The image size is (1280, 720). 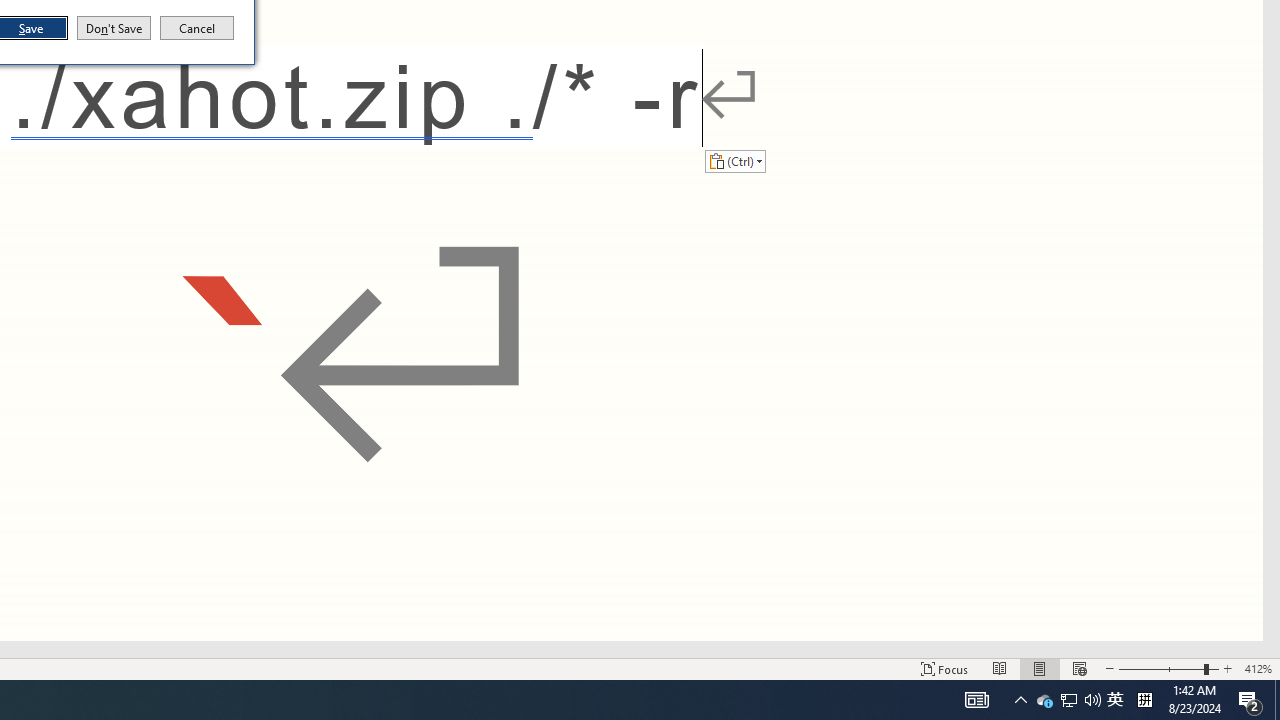 What do you see at coordinates (1257, 669) in the screenshot?
I see `'Zoom 412%'` at bounding box center [1257, 669].